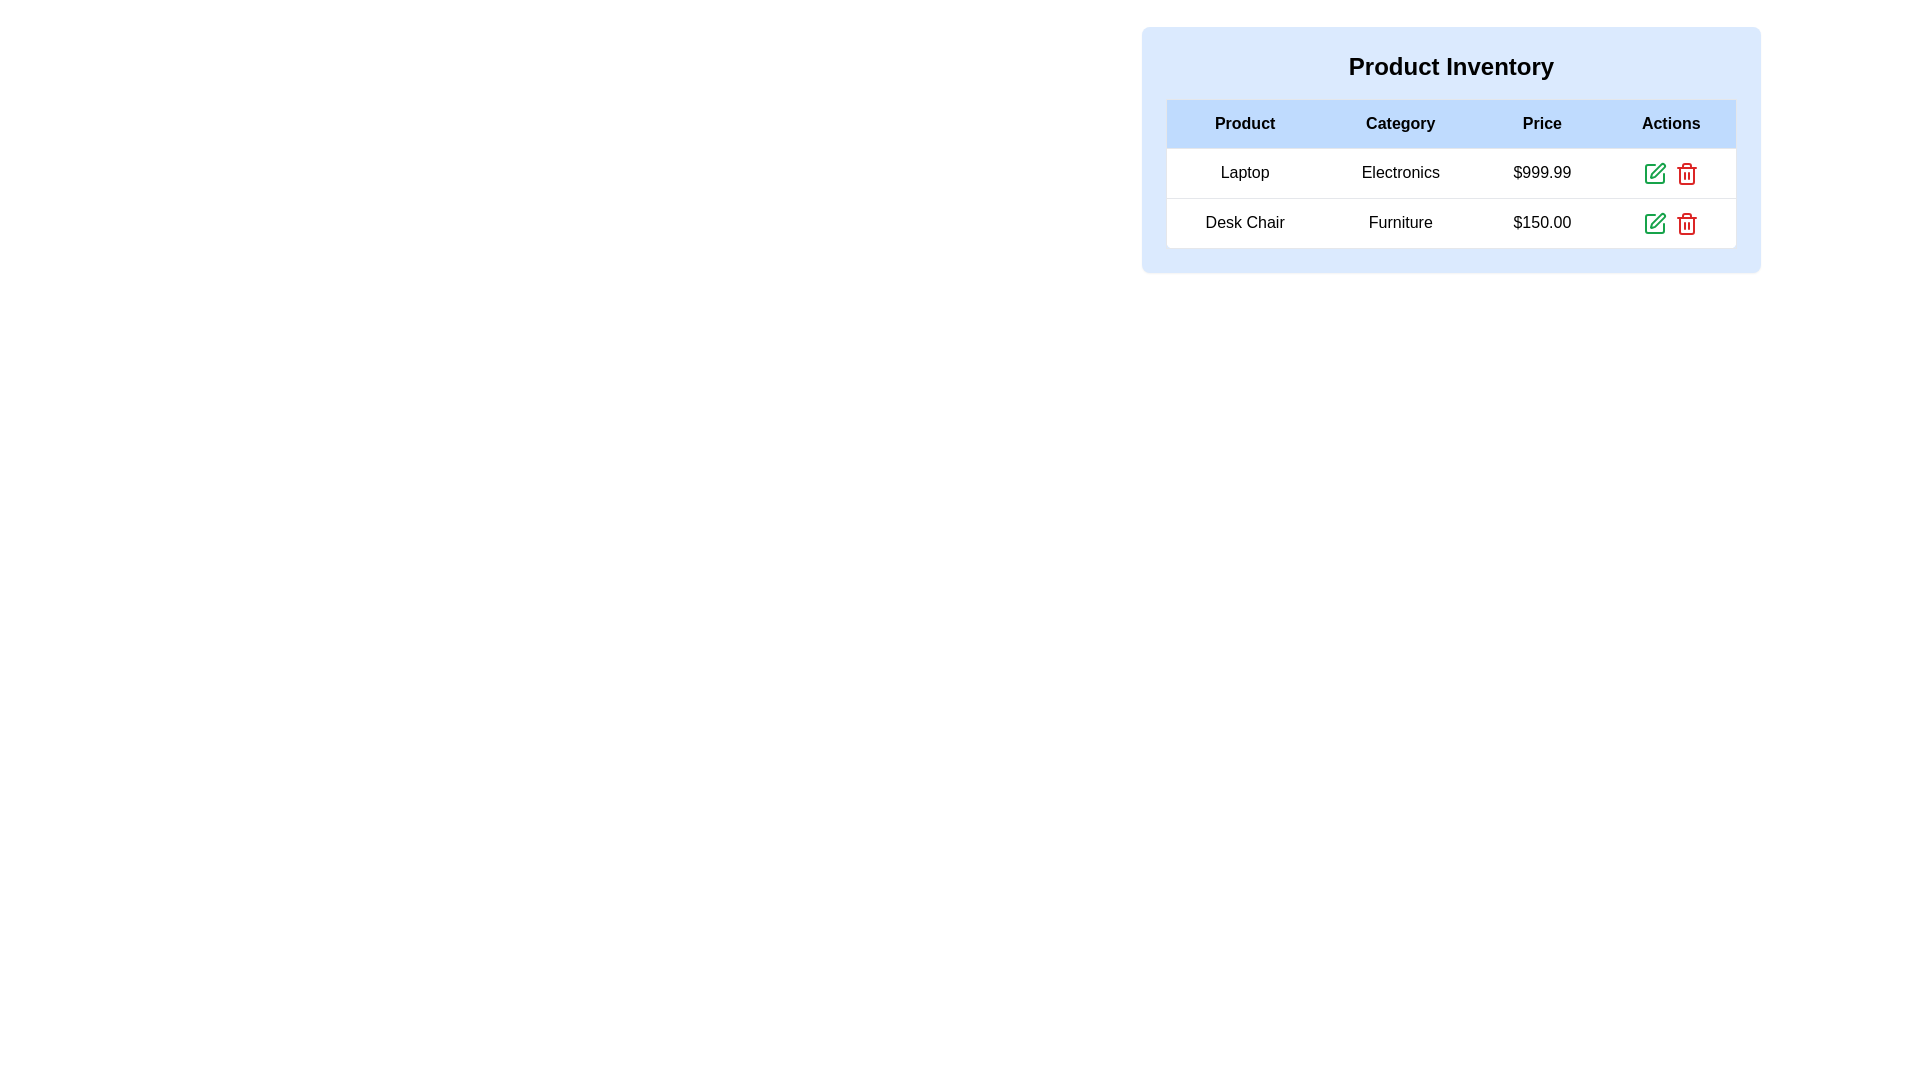  I want to click on the green pencil icon in the 'Actions' column of the first row, so click(1671, 172).